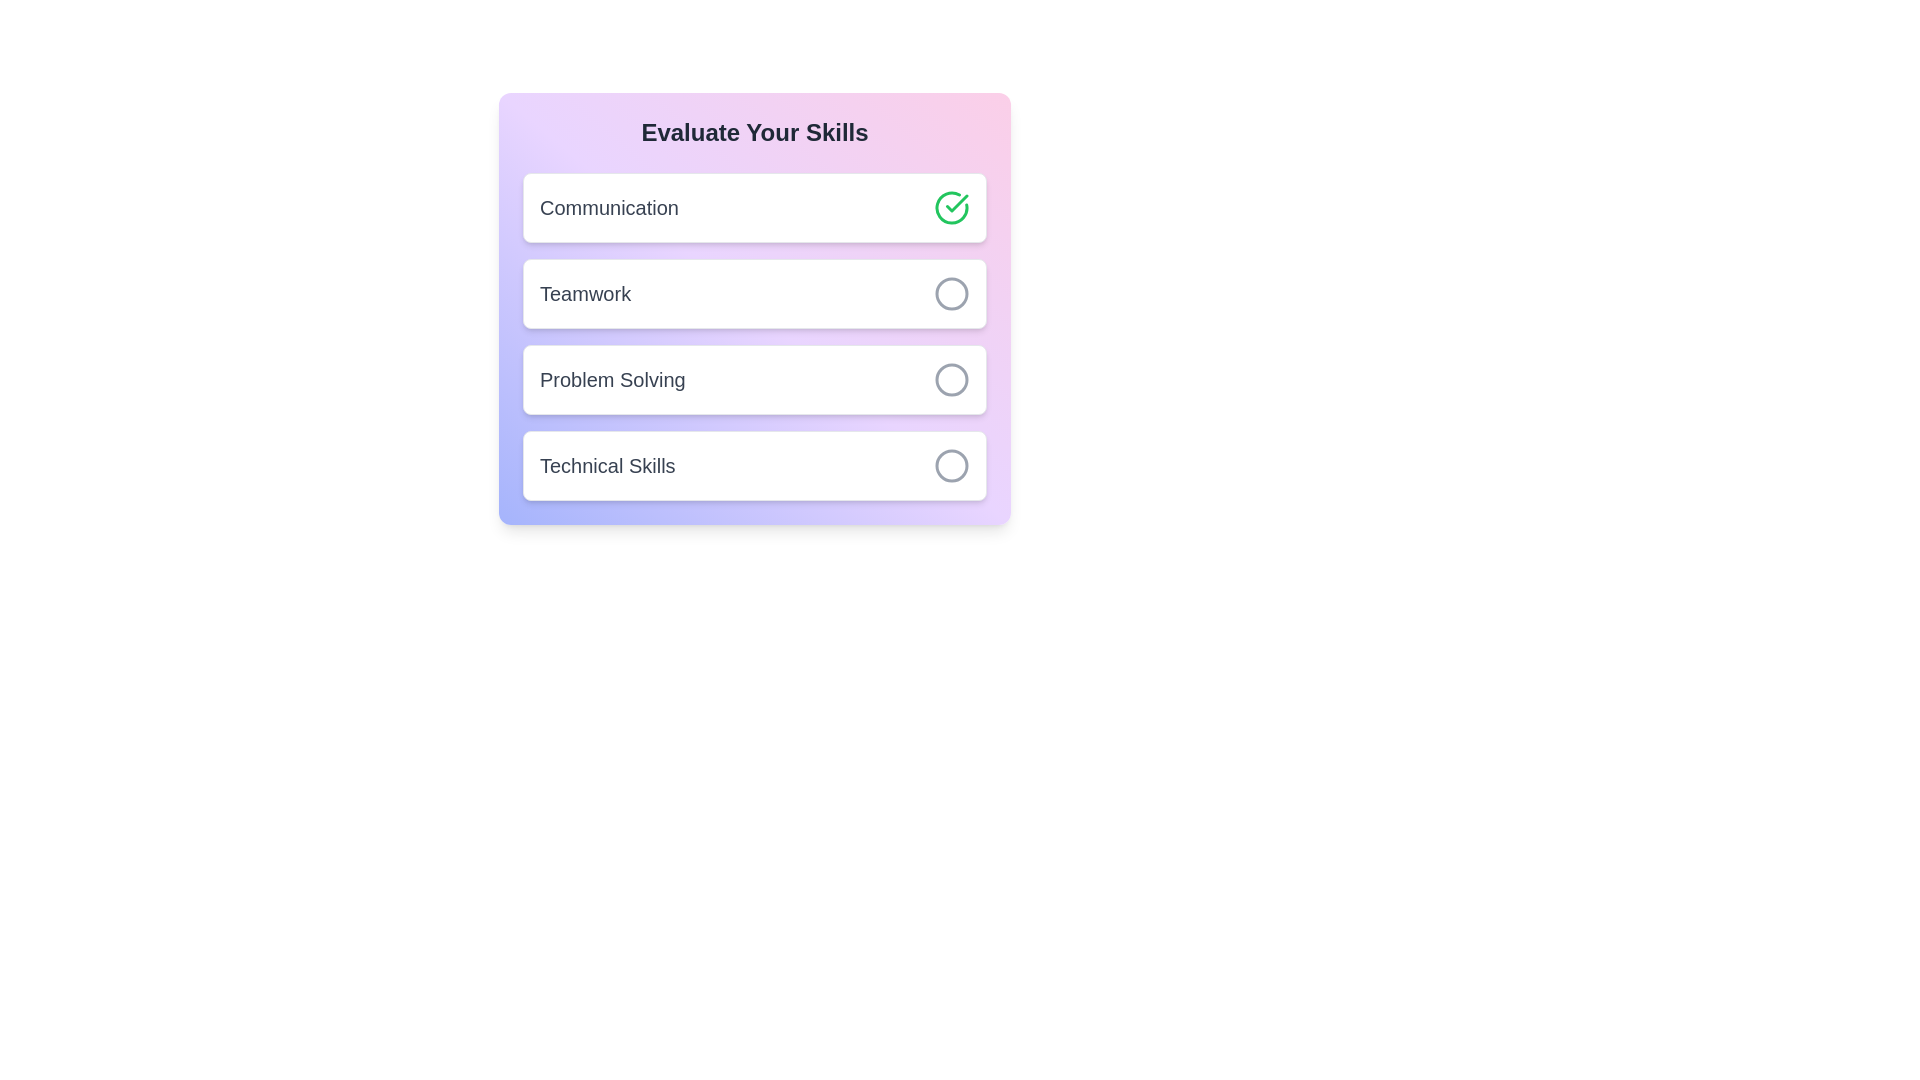 The image size is (1920, 1080). What do you see at coordinates (950, 380) in the screenshot?
I see `the skill Problem Solving by clicking its associated button` at bounding box center [950, 380].